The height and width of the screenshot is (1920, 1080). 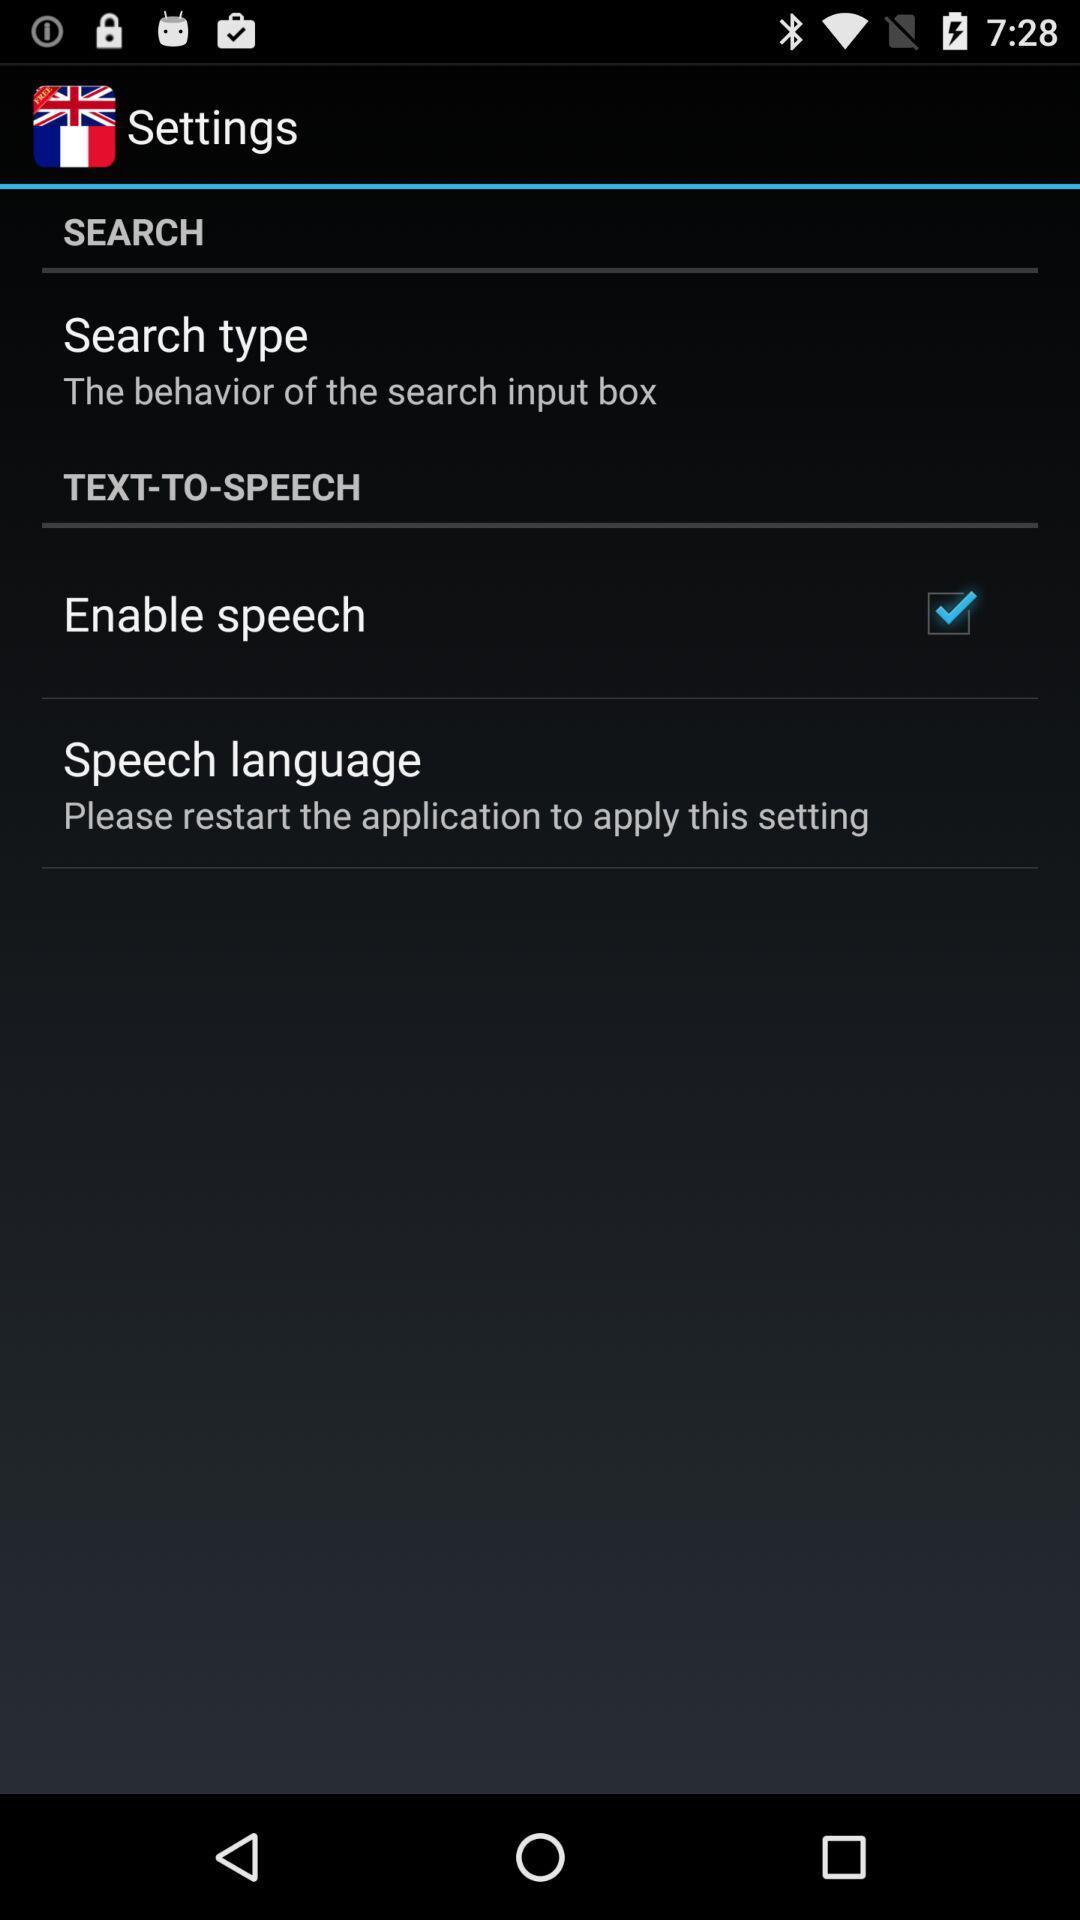 What do you see at coordinates (947, 612) in the screenshot?
I see `icon at the top right corner` at bounding box center [947, 612].